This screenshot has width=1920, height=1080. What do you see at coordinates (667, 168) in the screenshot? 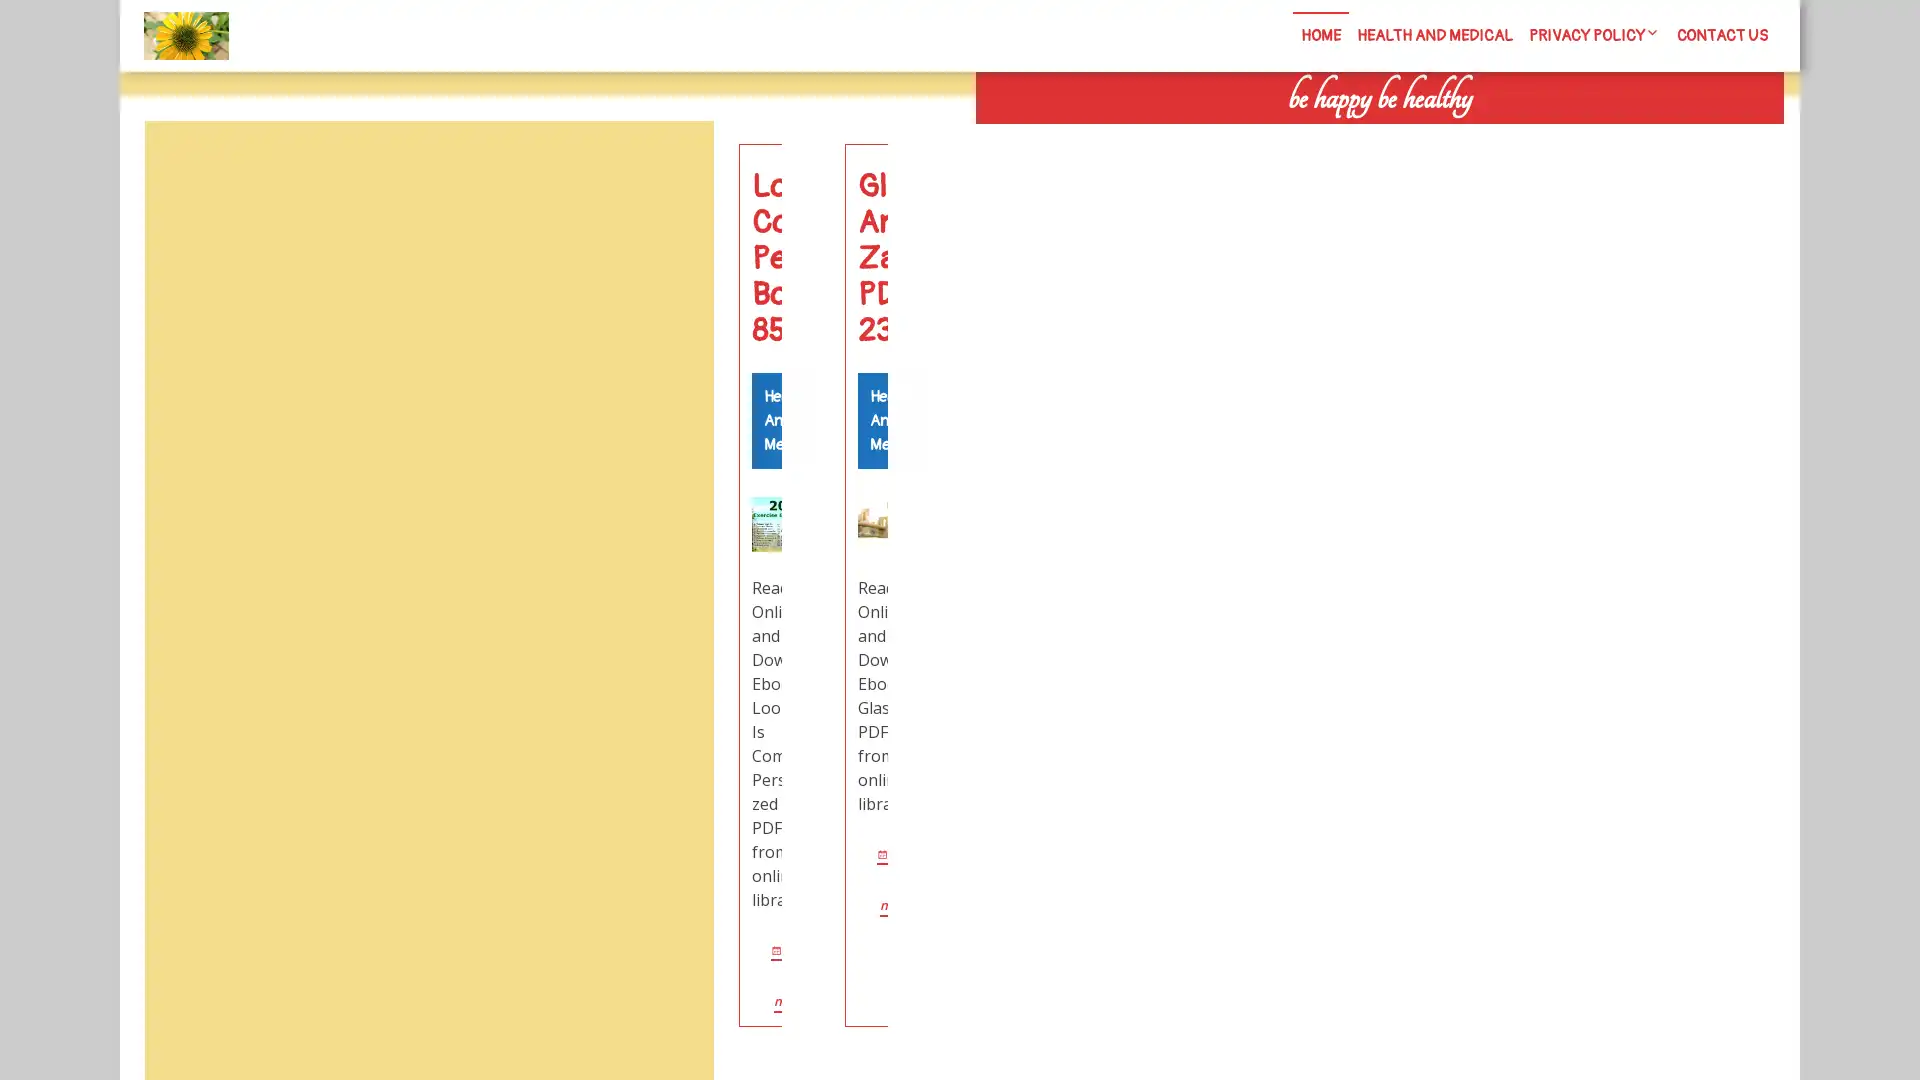
I see `Search` at bounding box center [667, 168].